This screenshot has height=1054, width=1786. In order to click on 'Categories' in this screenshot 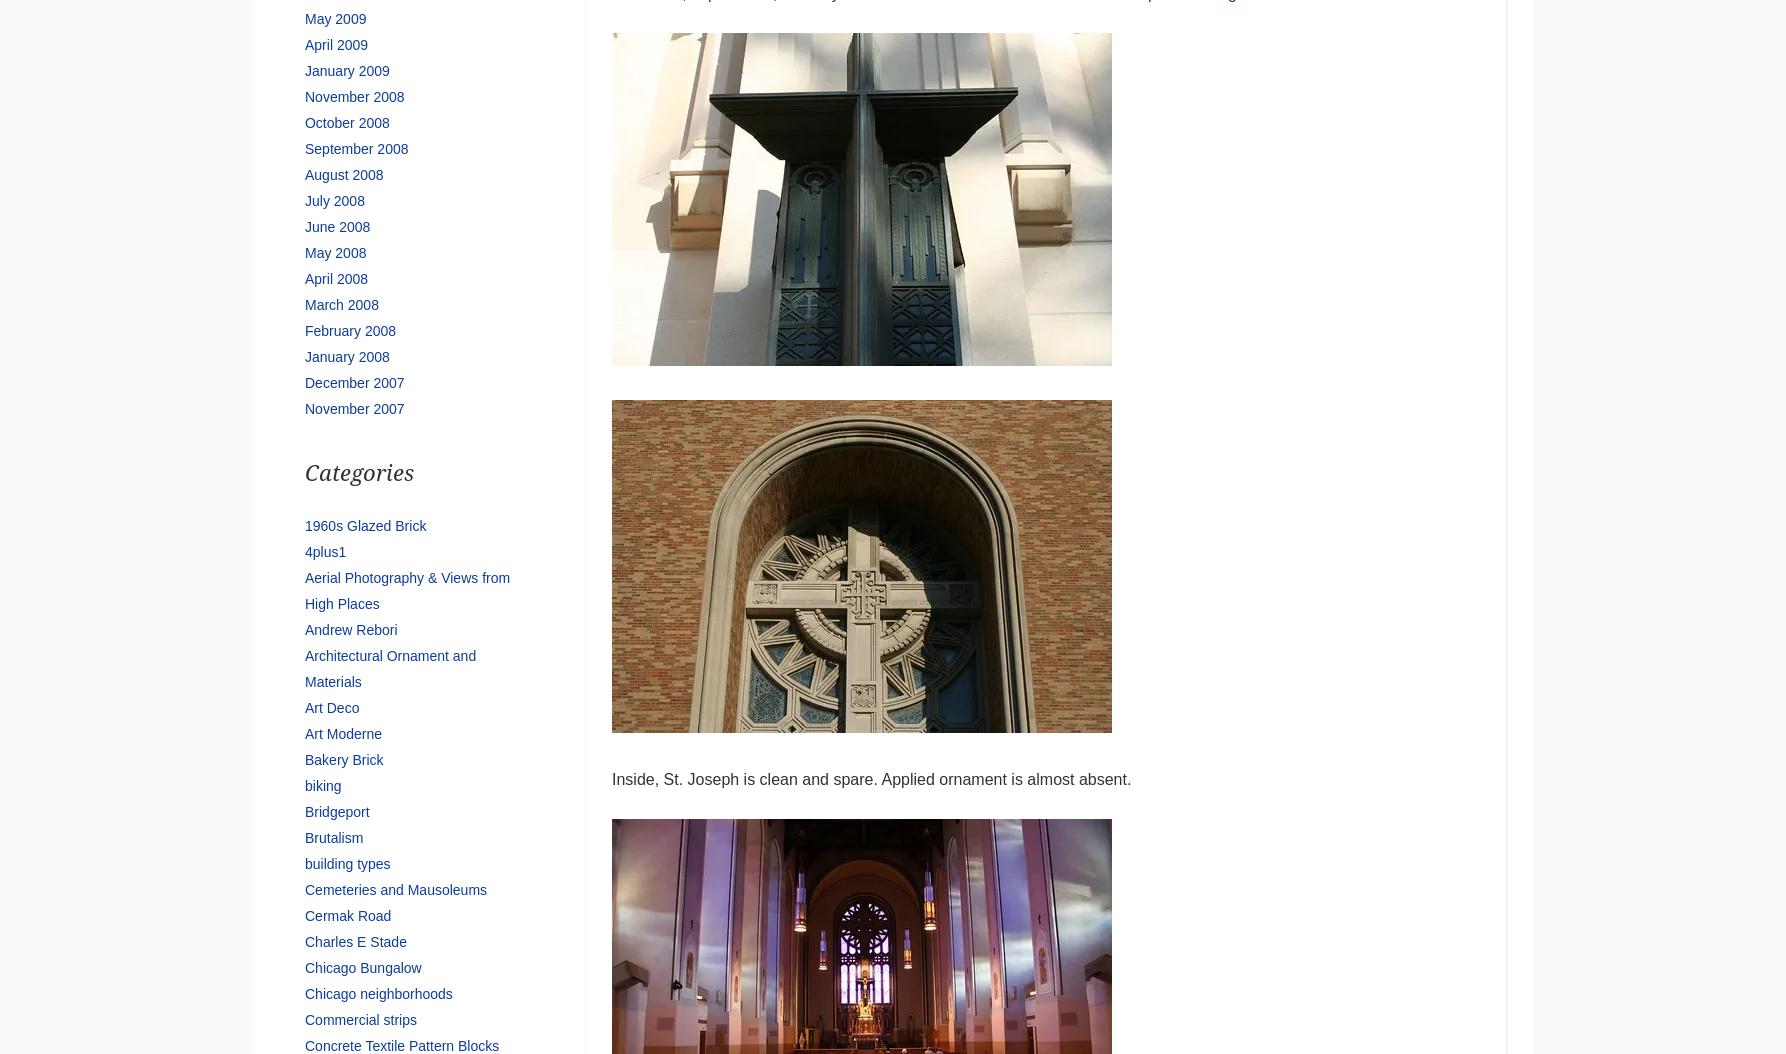, I will do `click(303, 472)`.